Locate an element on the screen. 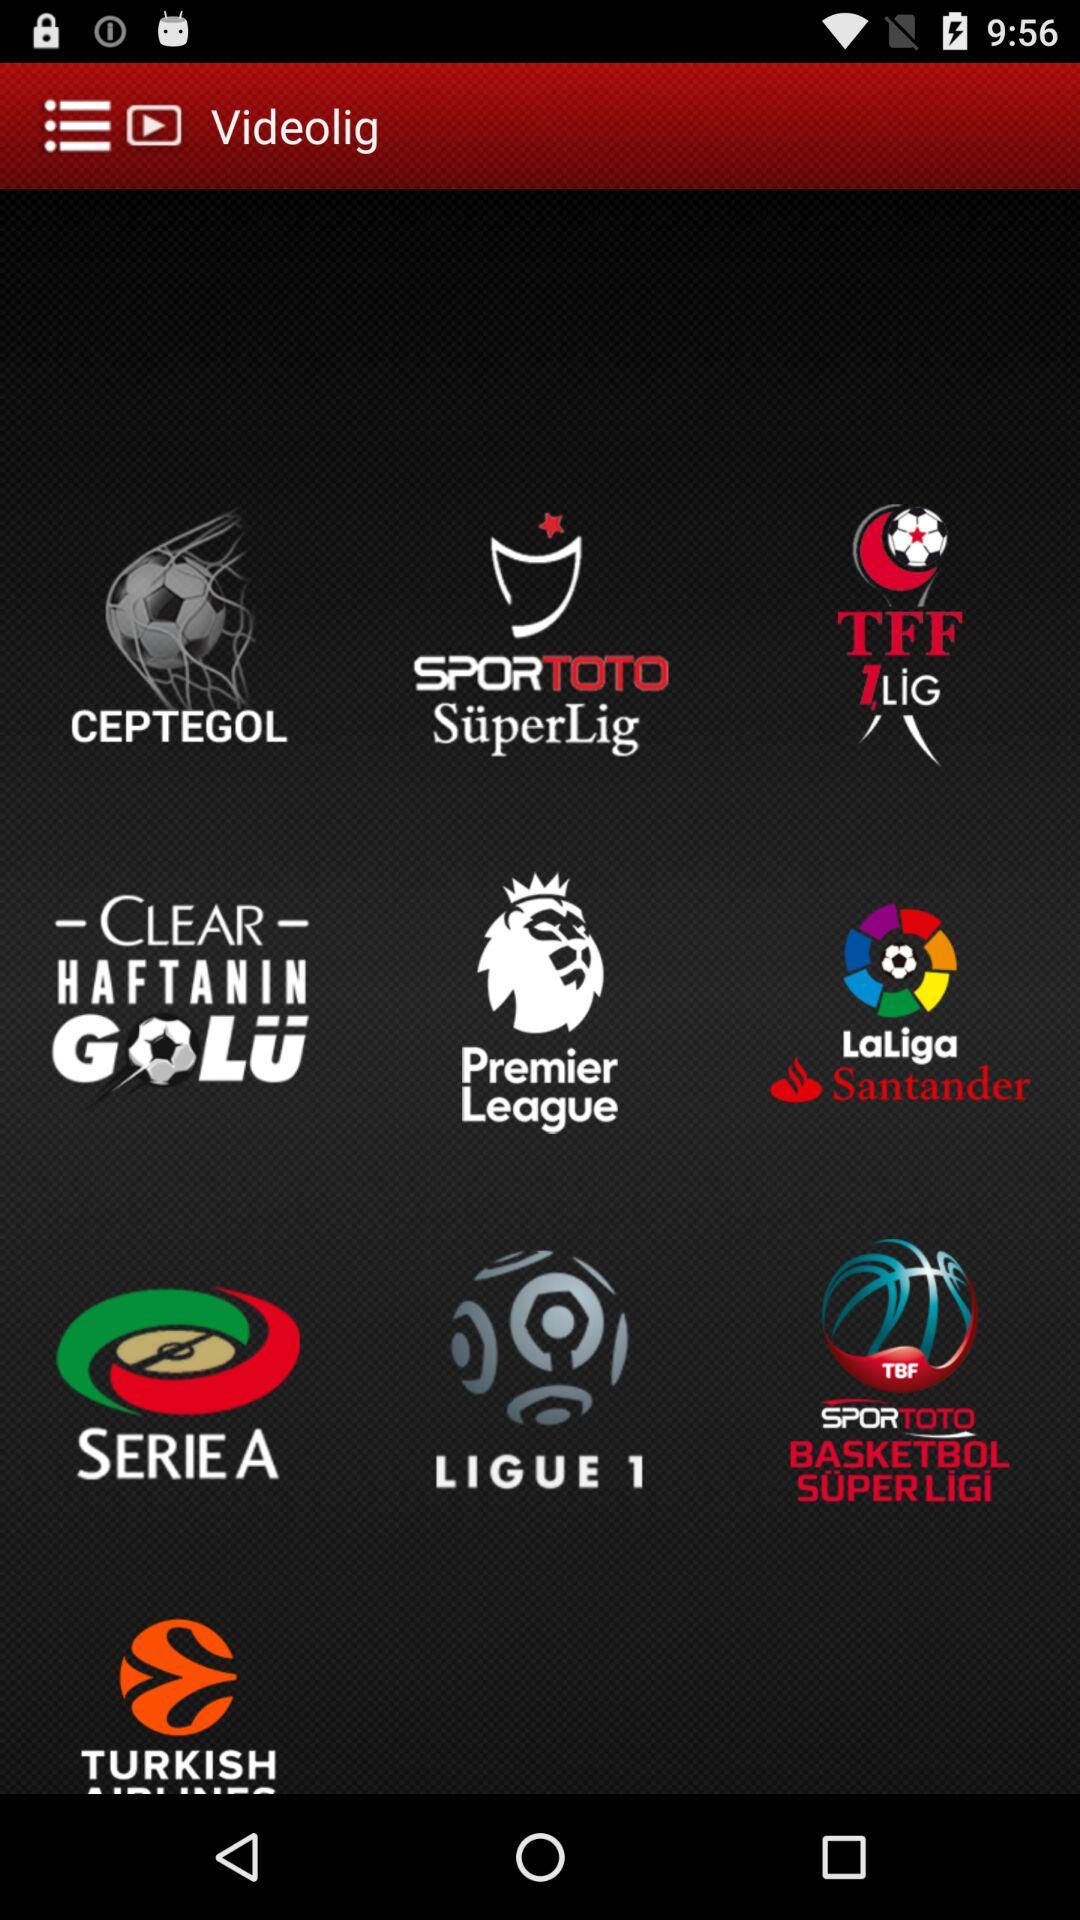 The image size is (1080, 1920). the button which is below to the clear haftanin golu is located at coordinates (180, 1369).